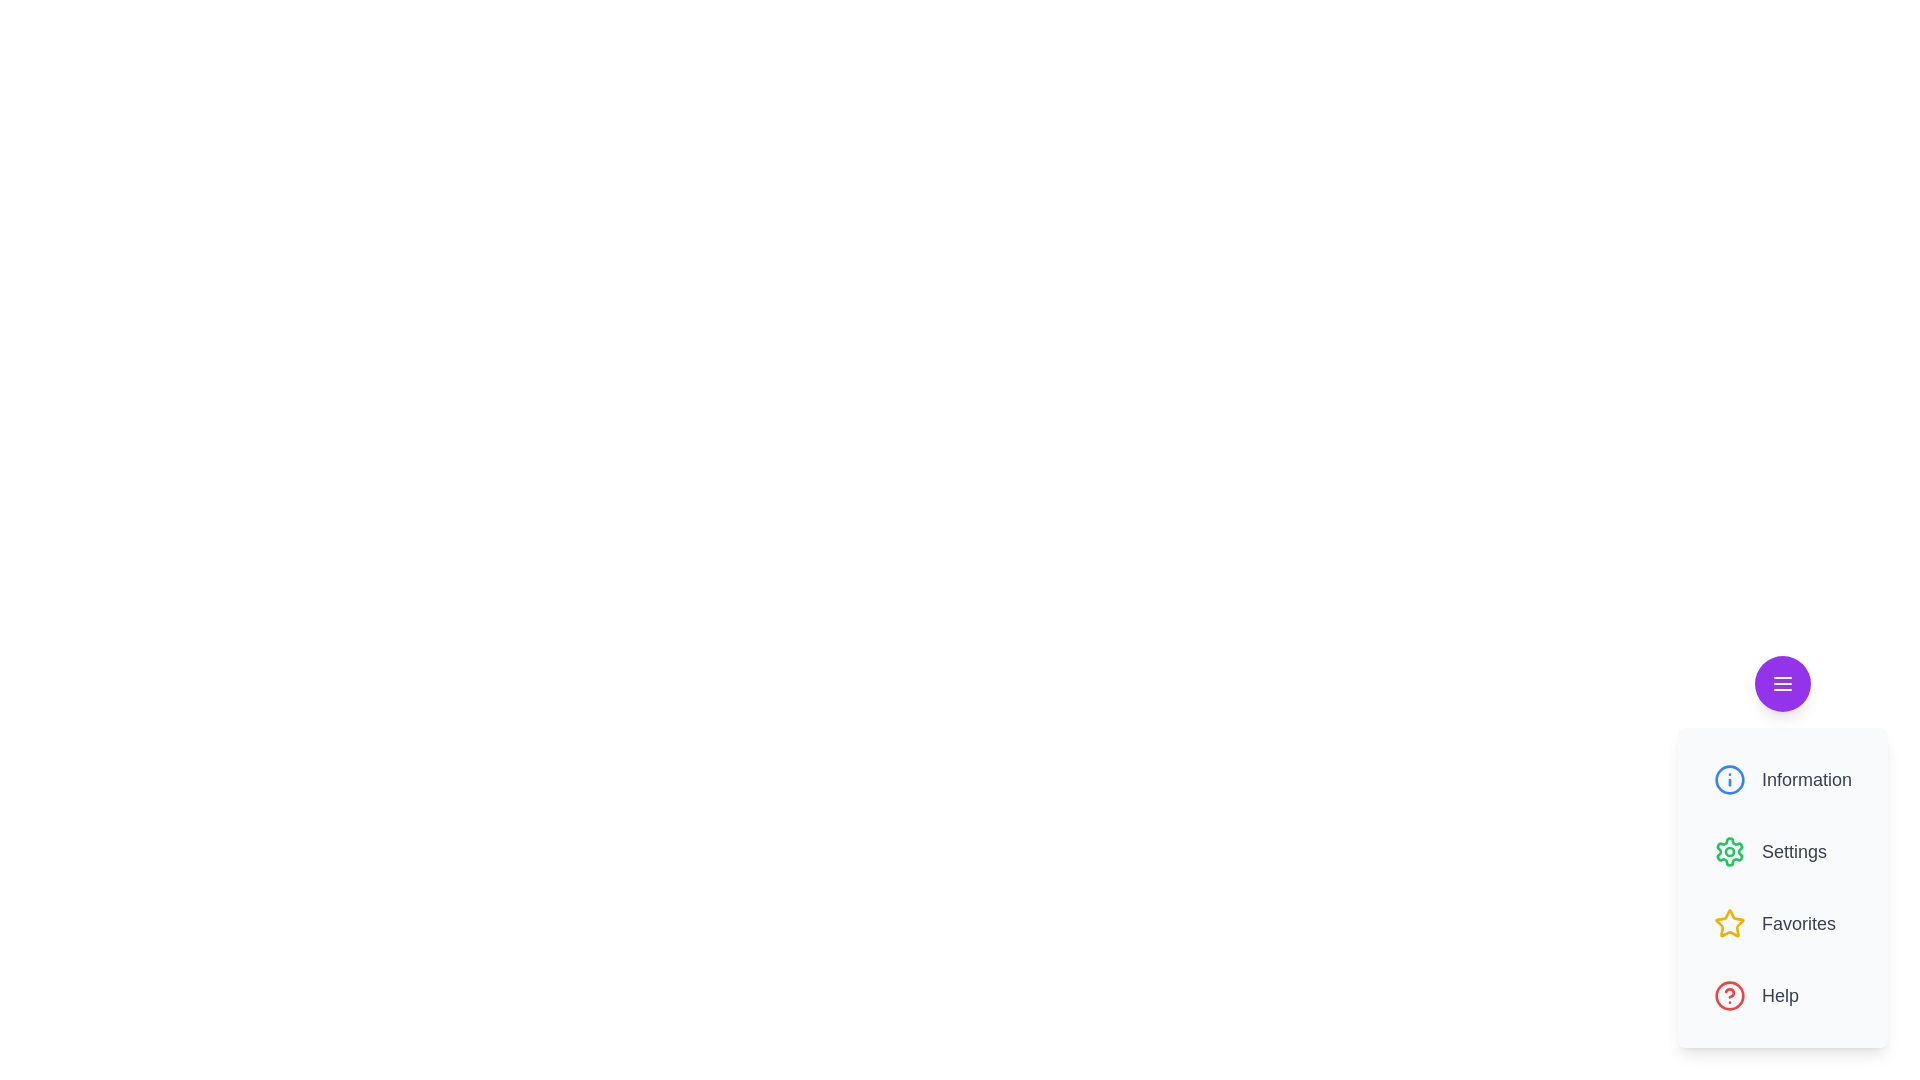 The height and width of the screenshot is (1080, 1920). I want to click on the Favorites button in the menu, so click(1782, 924).